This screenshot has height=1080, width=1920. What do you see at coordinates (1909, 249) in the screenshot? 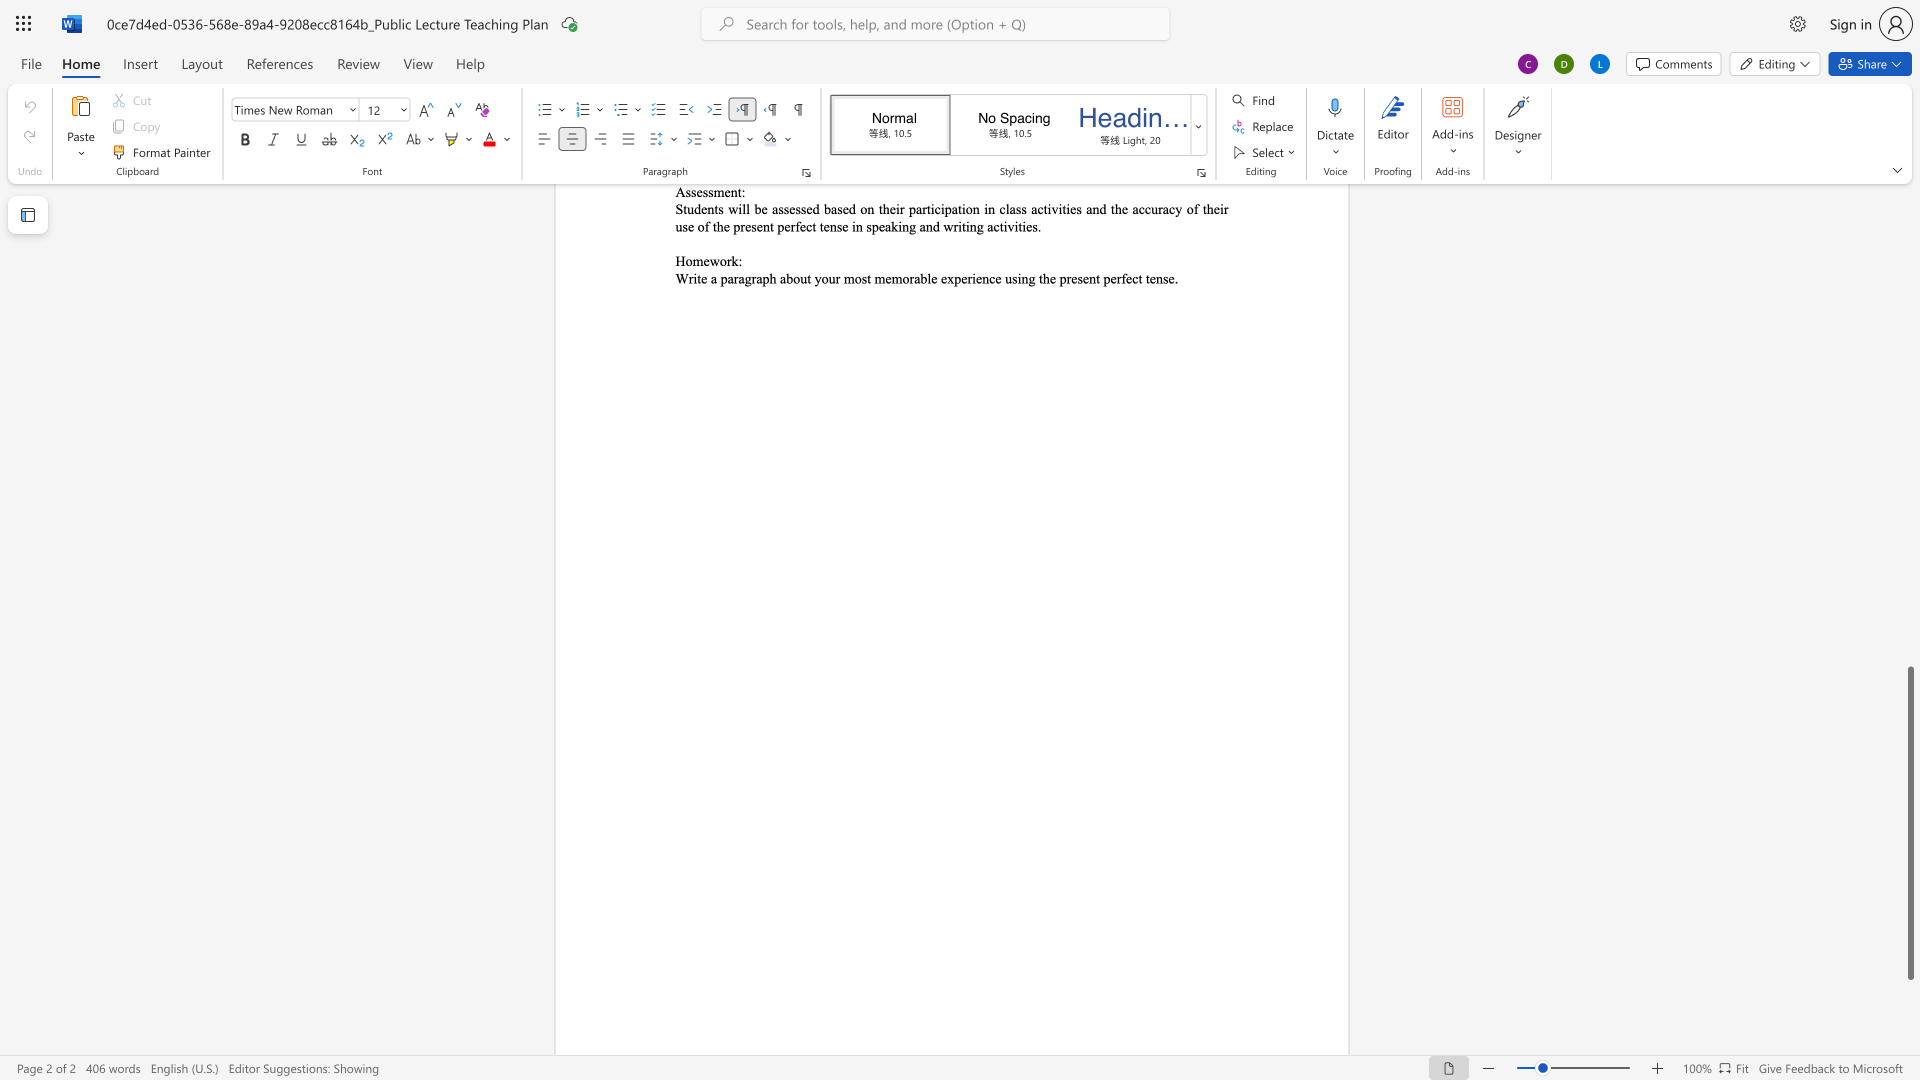
I see `the vertical scrollbar to raise the page content` at bounding box center [1909, 249].